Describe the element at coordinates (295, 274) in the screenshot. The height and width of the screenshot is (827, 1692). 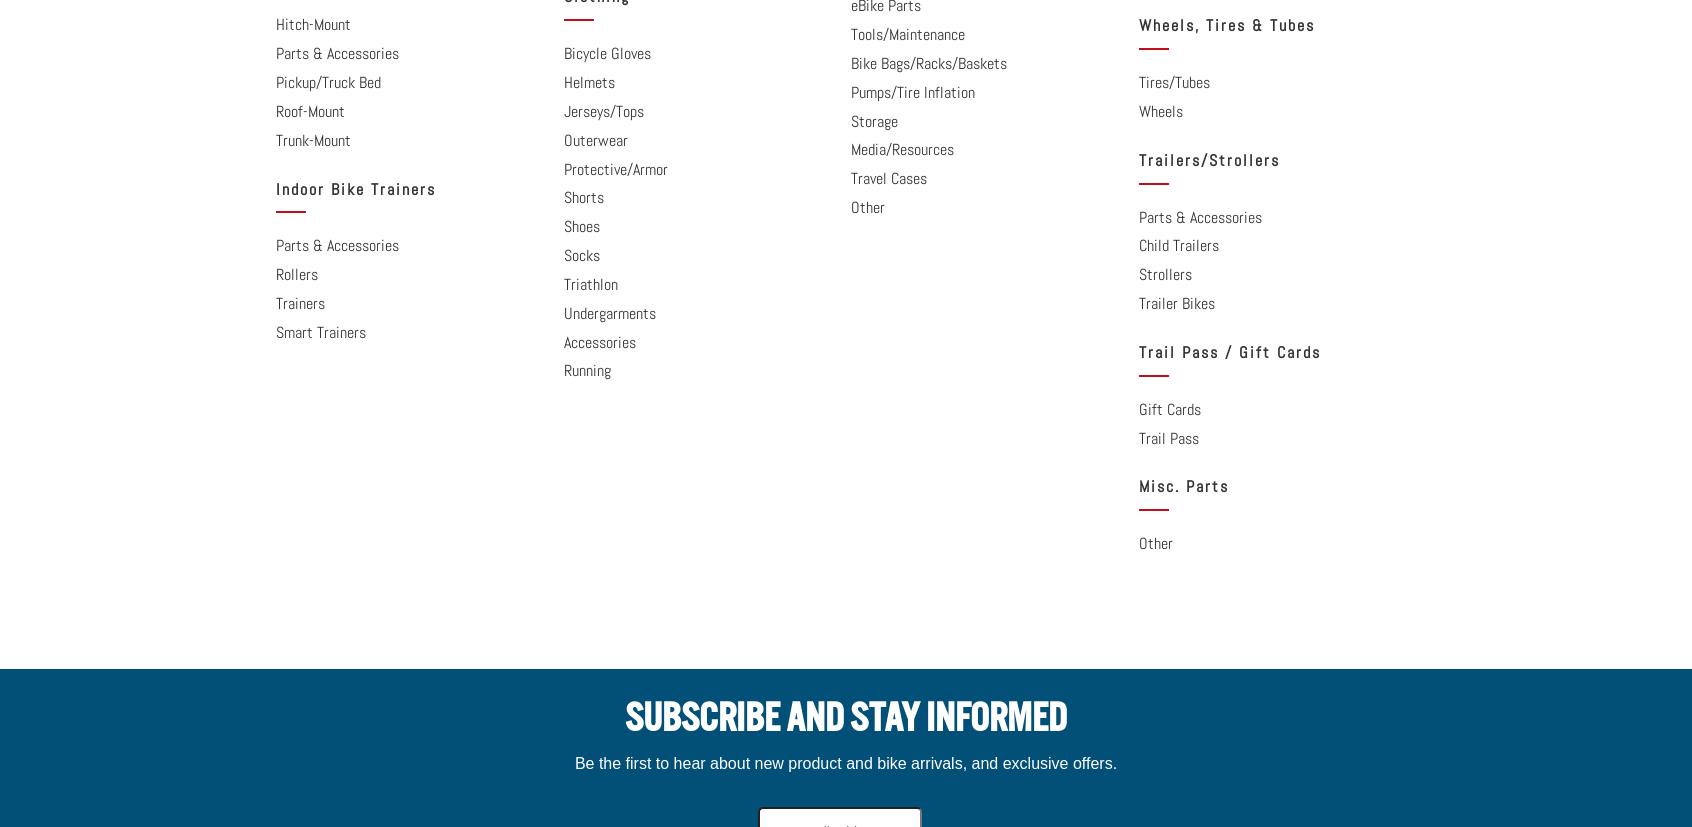
I see `'Rollers'` at that location.